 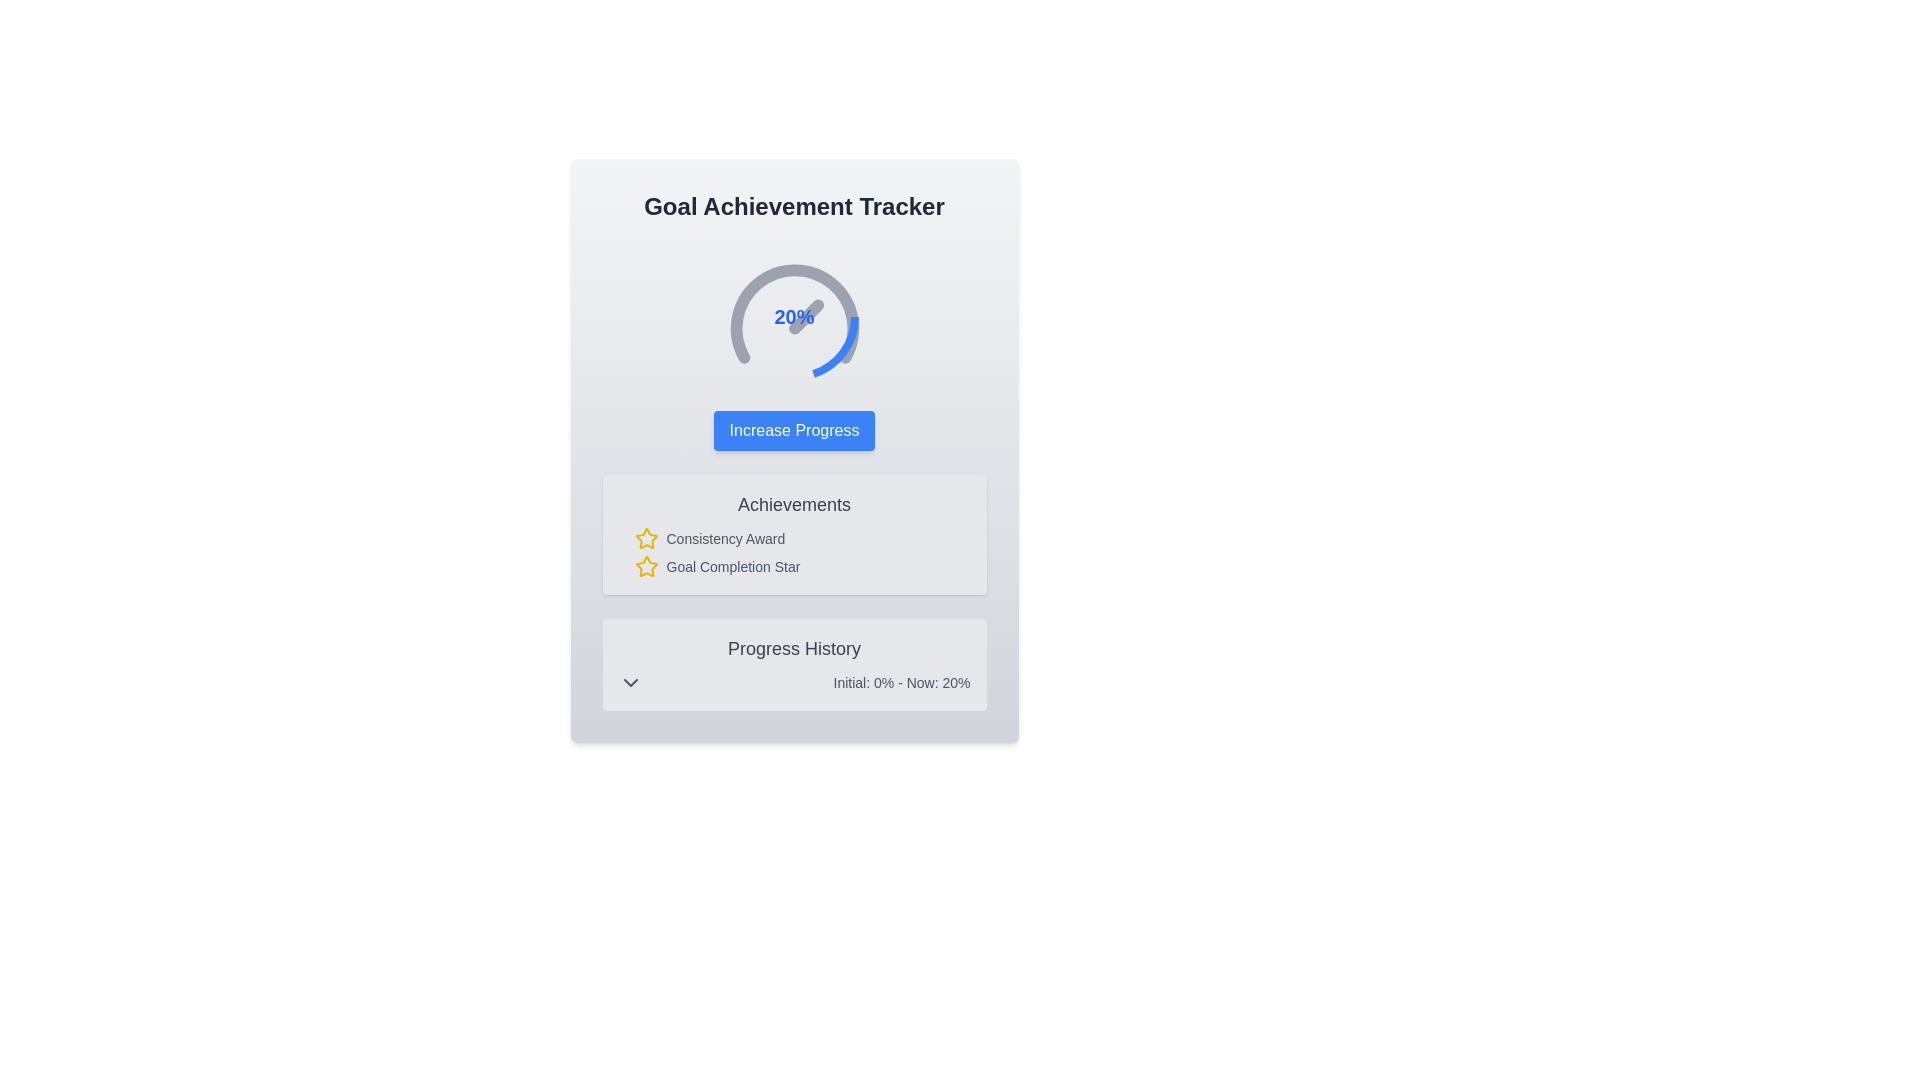 What do you see at coordinates (793, 504) in the screenshot?
I see `the text label titled 'Achievements' which is prominently displayed at the top of its section, styled in gray with a larger font size` at bounding box center [793, 504].